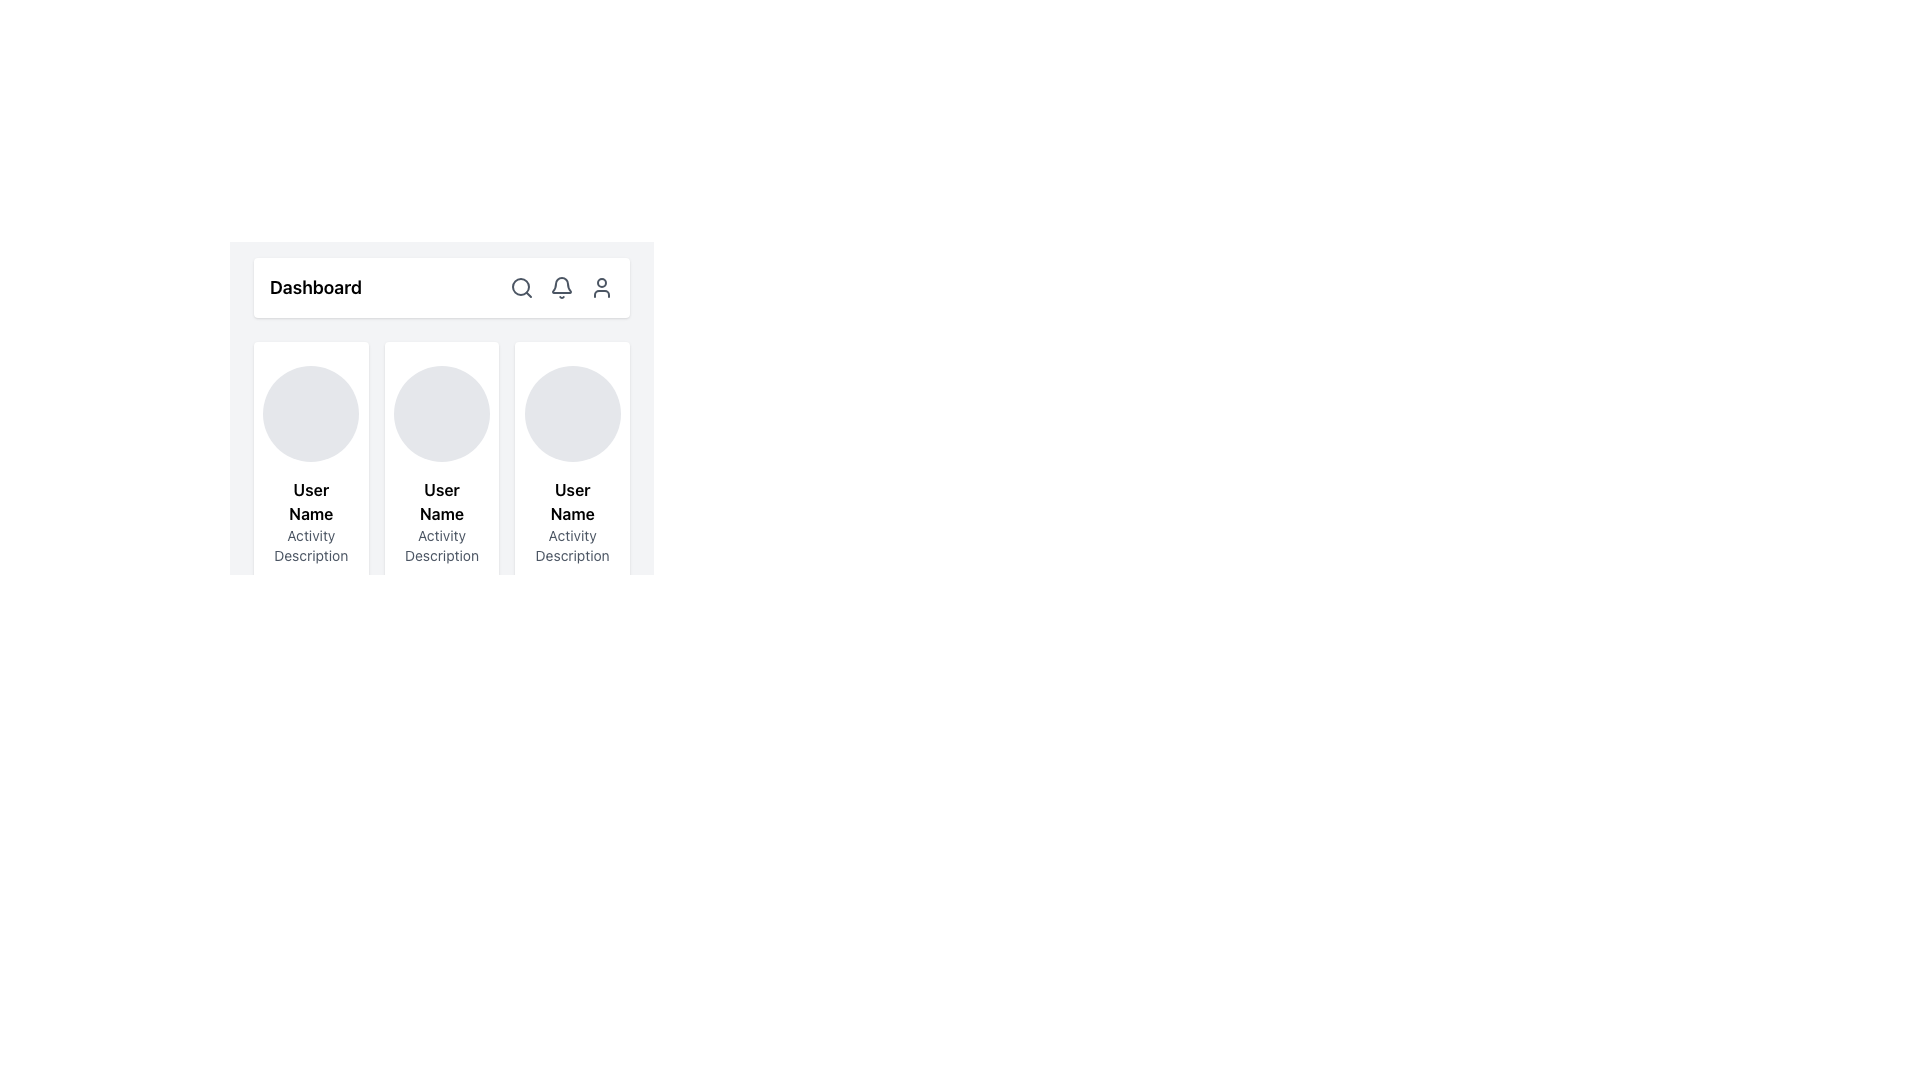 The image size is (1920, 1080). What do you see at coordinates (440, 500) in the screenshot?
I see `the 'User Name' text label, which is styled in bold and located in the center column of the vertical group above a descriptive label and a button` at bounding box center [440, 500].